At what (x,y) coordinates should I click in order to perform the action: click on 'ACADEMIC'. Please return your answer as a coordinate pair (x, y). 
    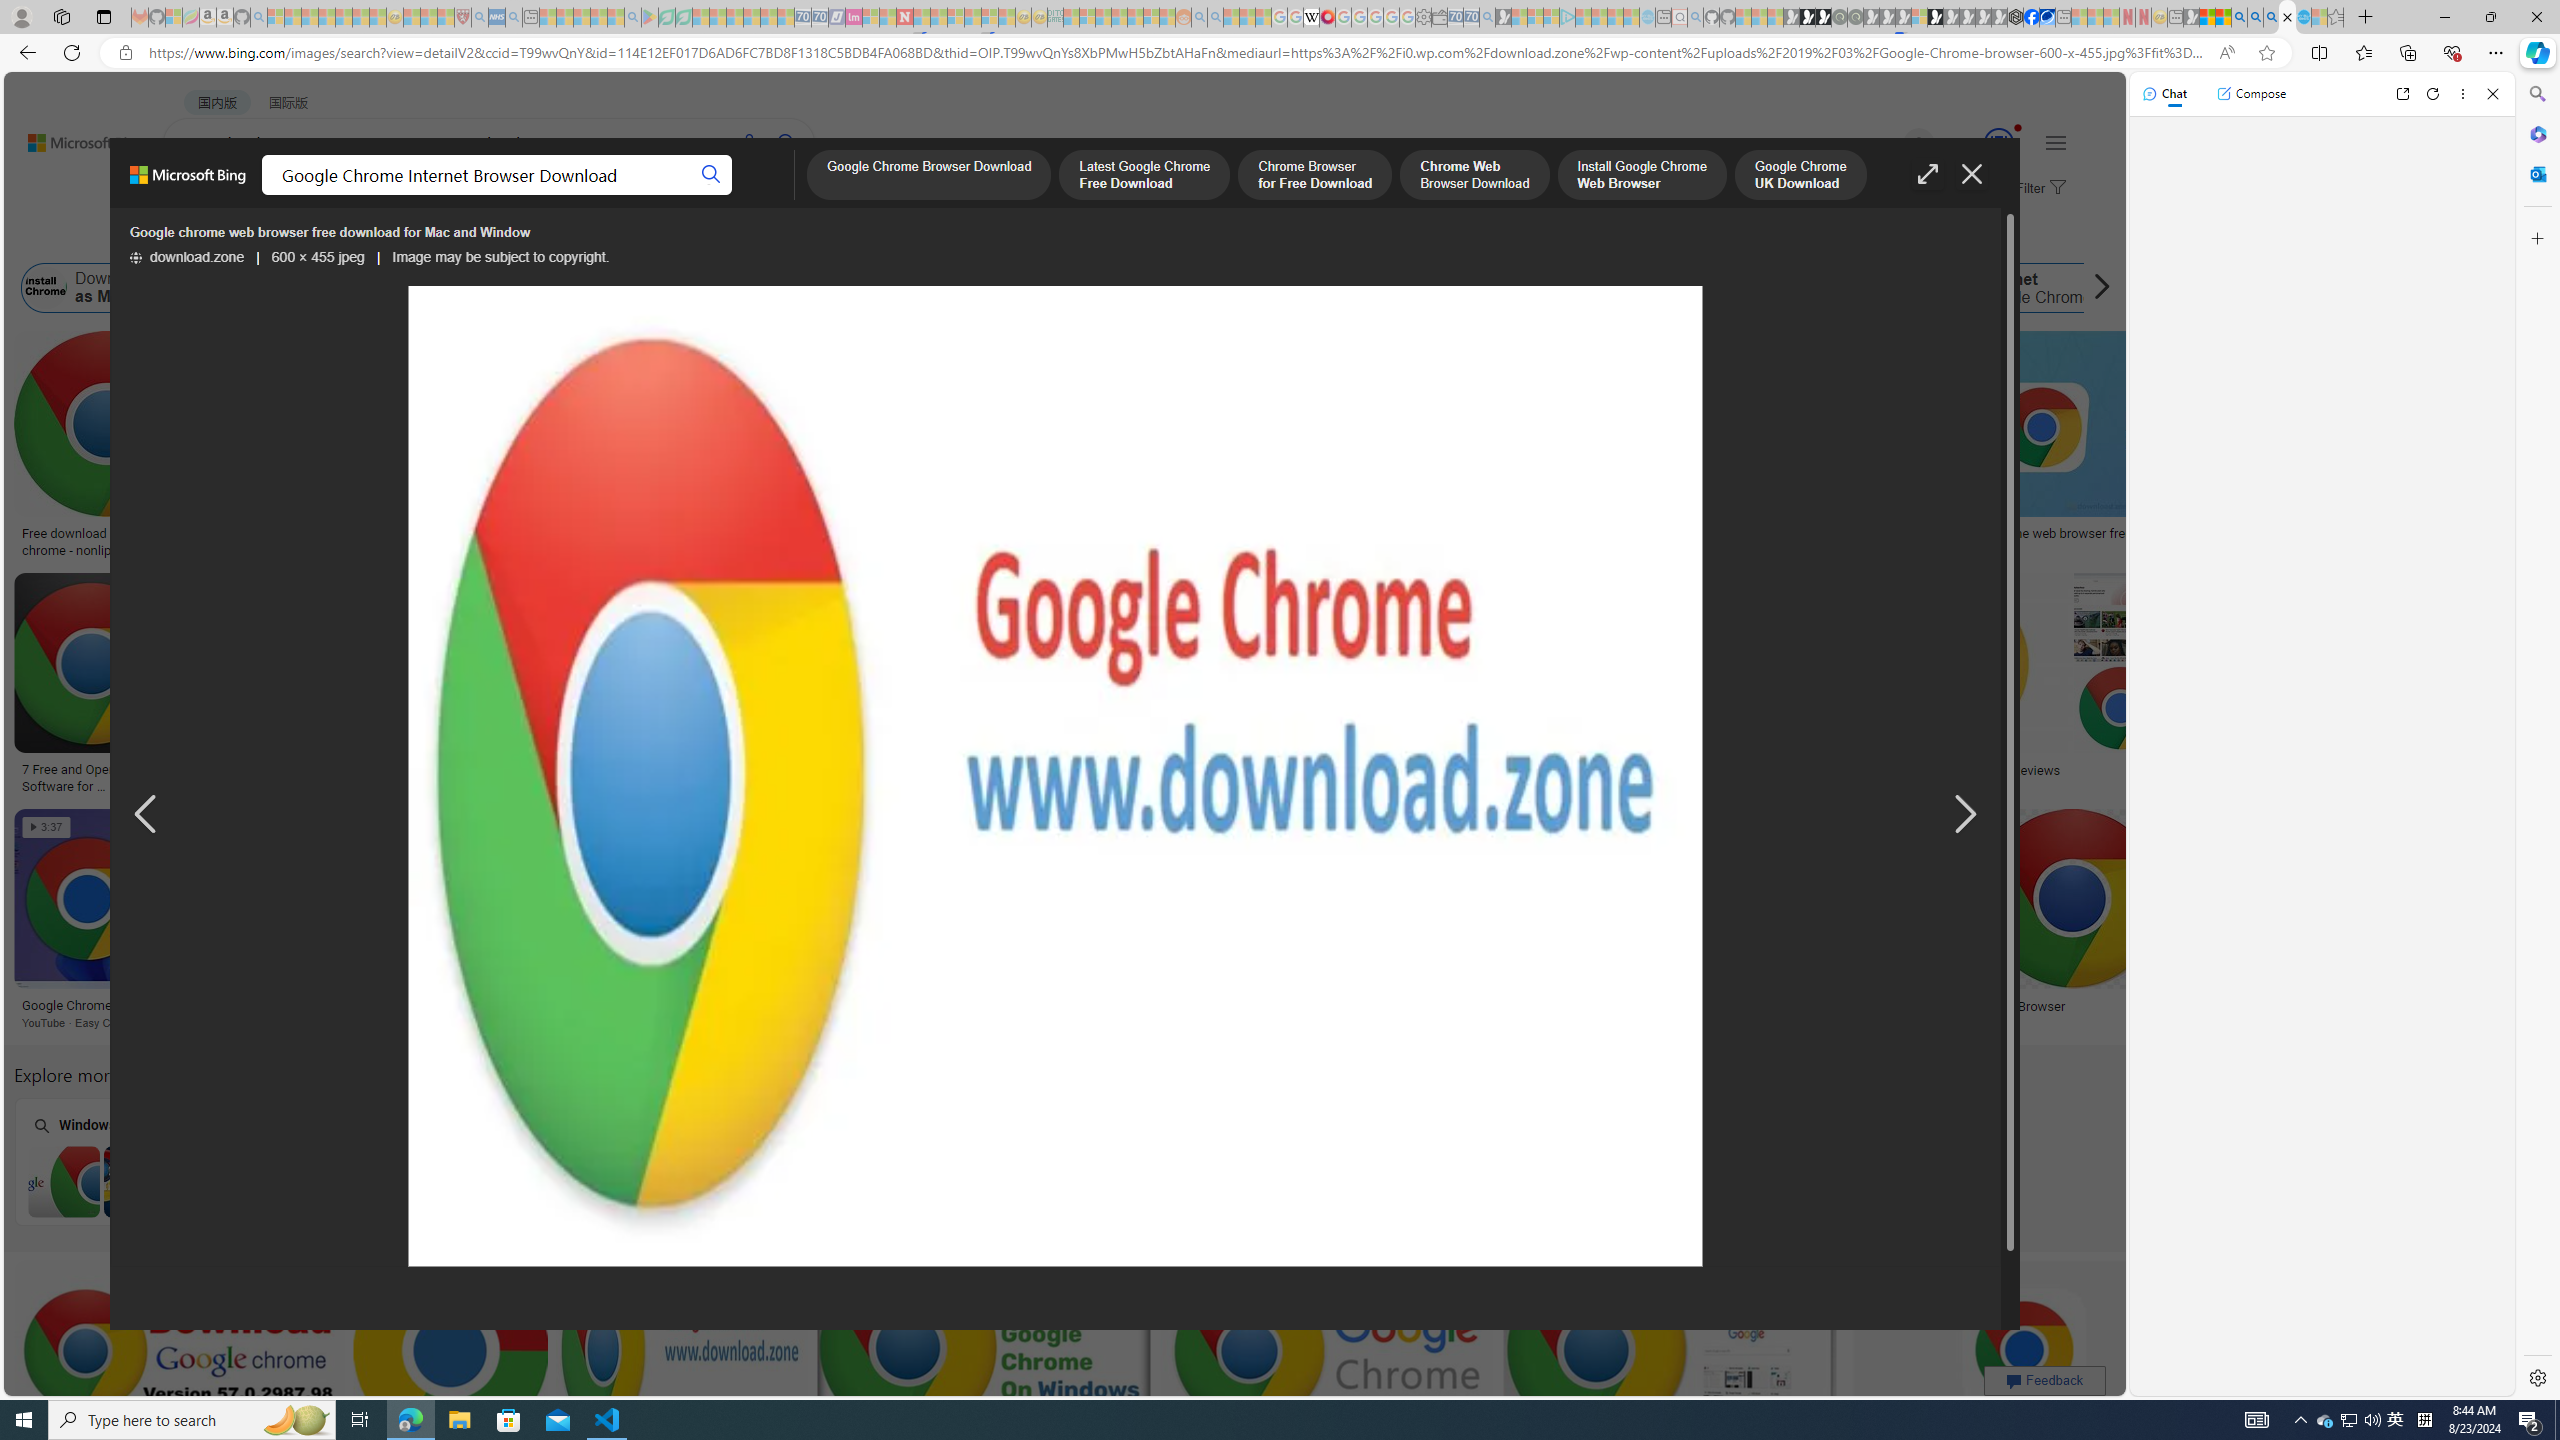
    Looking at the image, I should click on (633, 195).